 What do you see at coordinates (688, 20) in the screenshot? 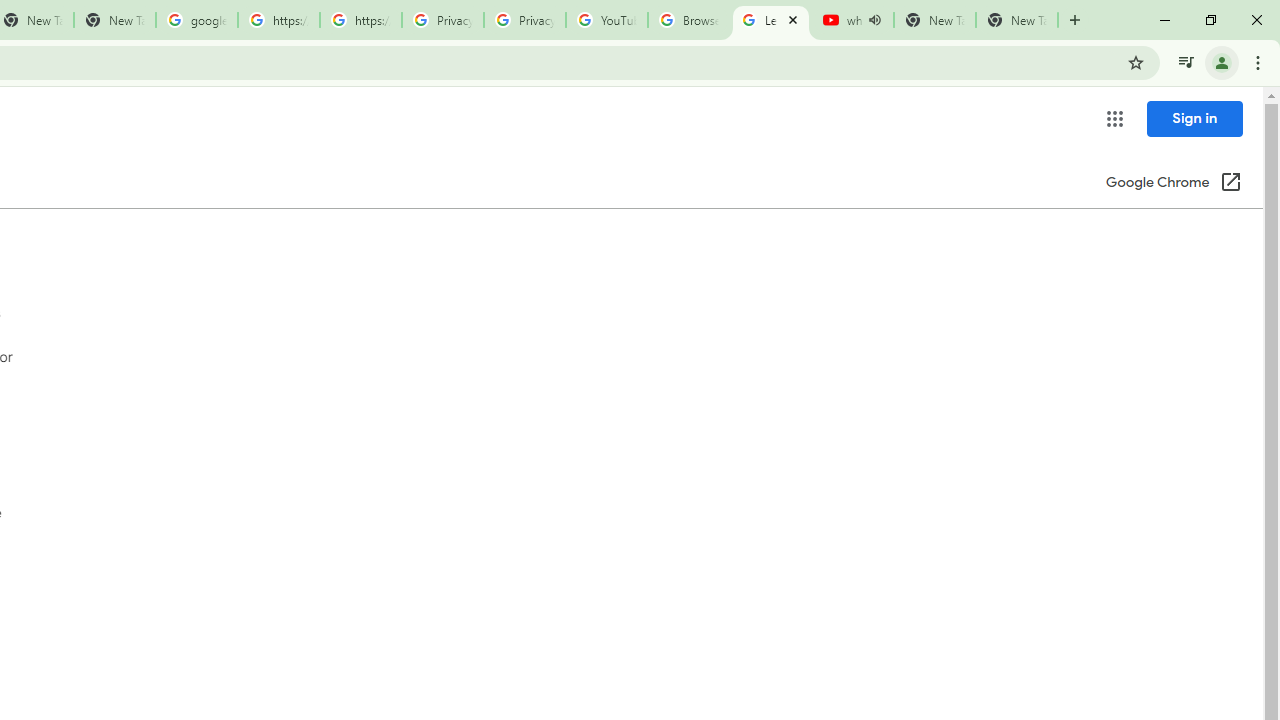
I see `'Browse Chrome as a guest - Computer - Google Chrome Help'` at bounding box center [688, 20].